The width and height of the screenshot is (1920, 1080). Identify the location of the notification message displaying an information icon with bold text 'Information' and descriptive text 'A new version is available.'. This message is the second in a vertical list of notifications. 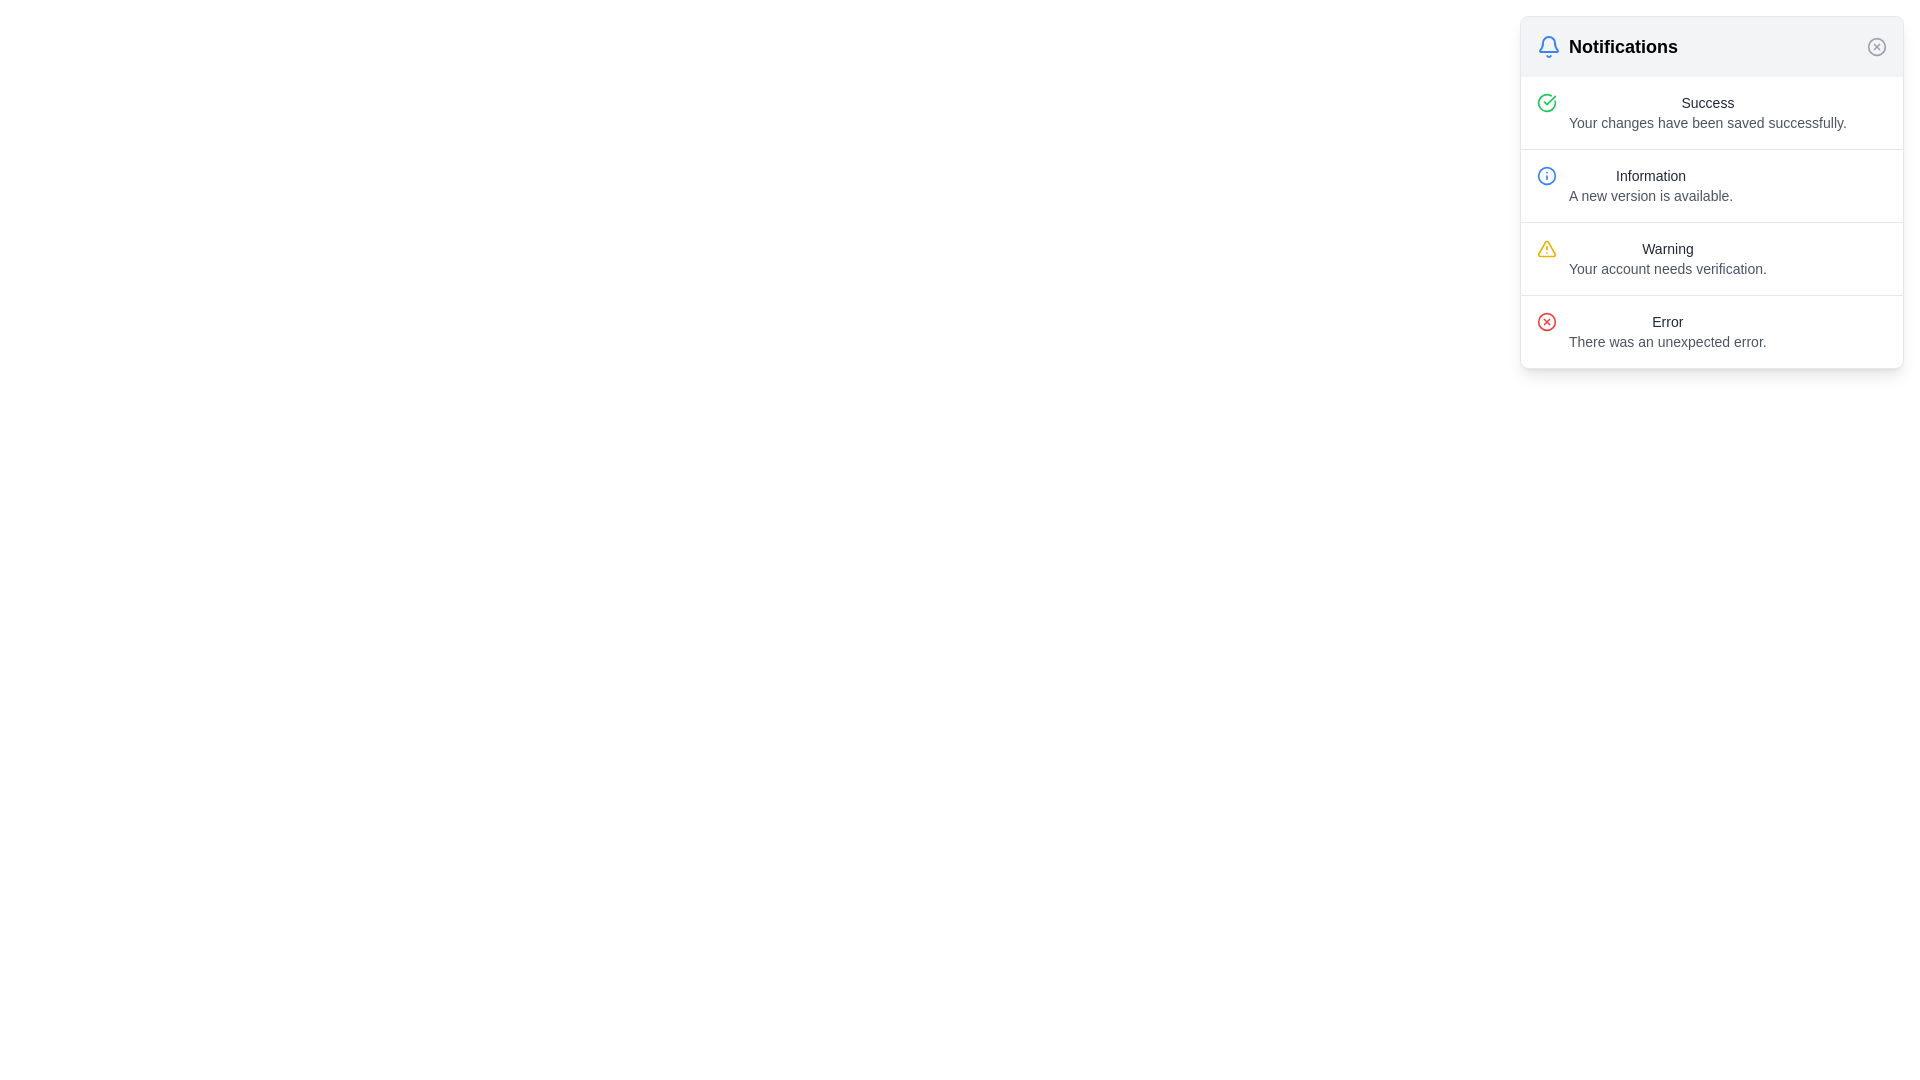
(1711, 185).